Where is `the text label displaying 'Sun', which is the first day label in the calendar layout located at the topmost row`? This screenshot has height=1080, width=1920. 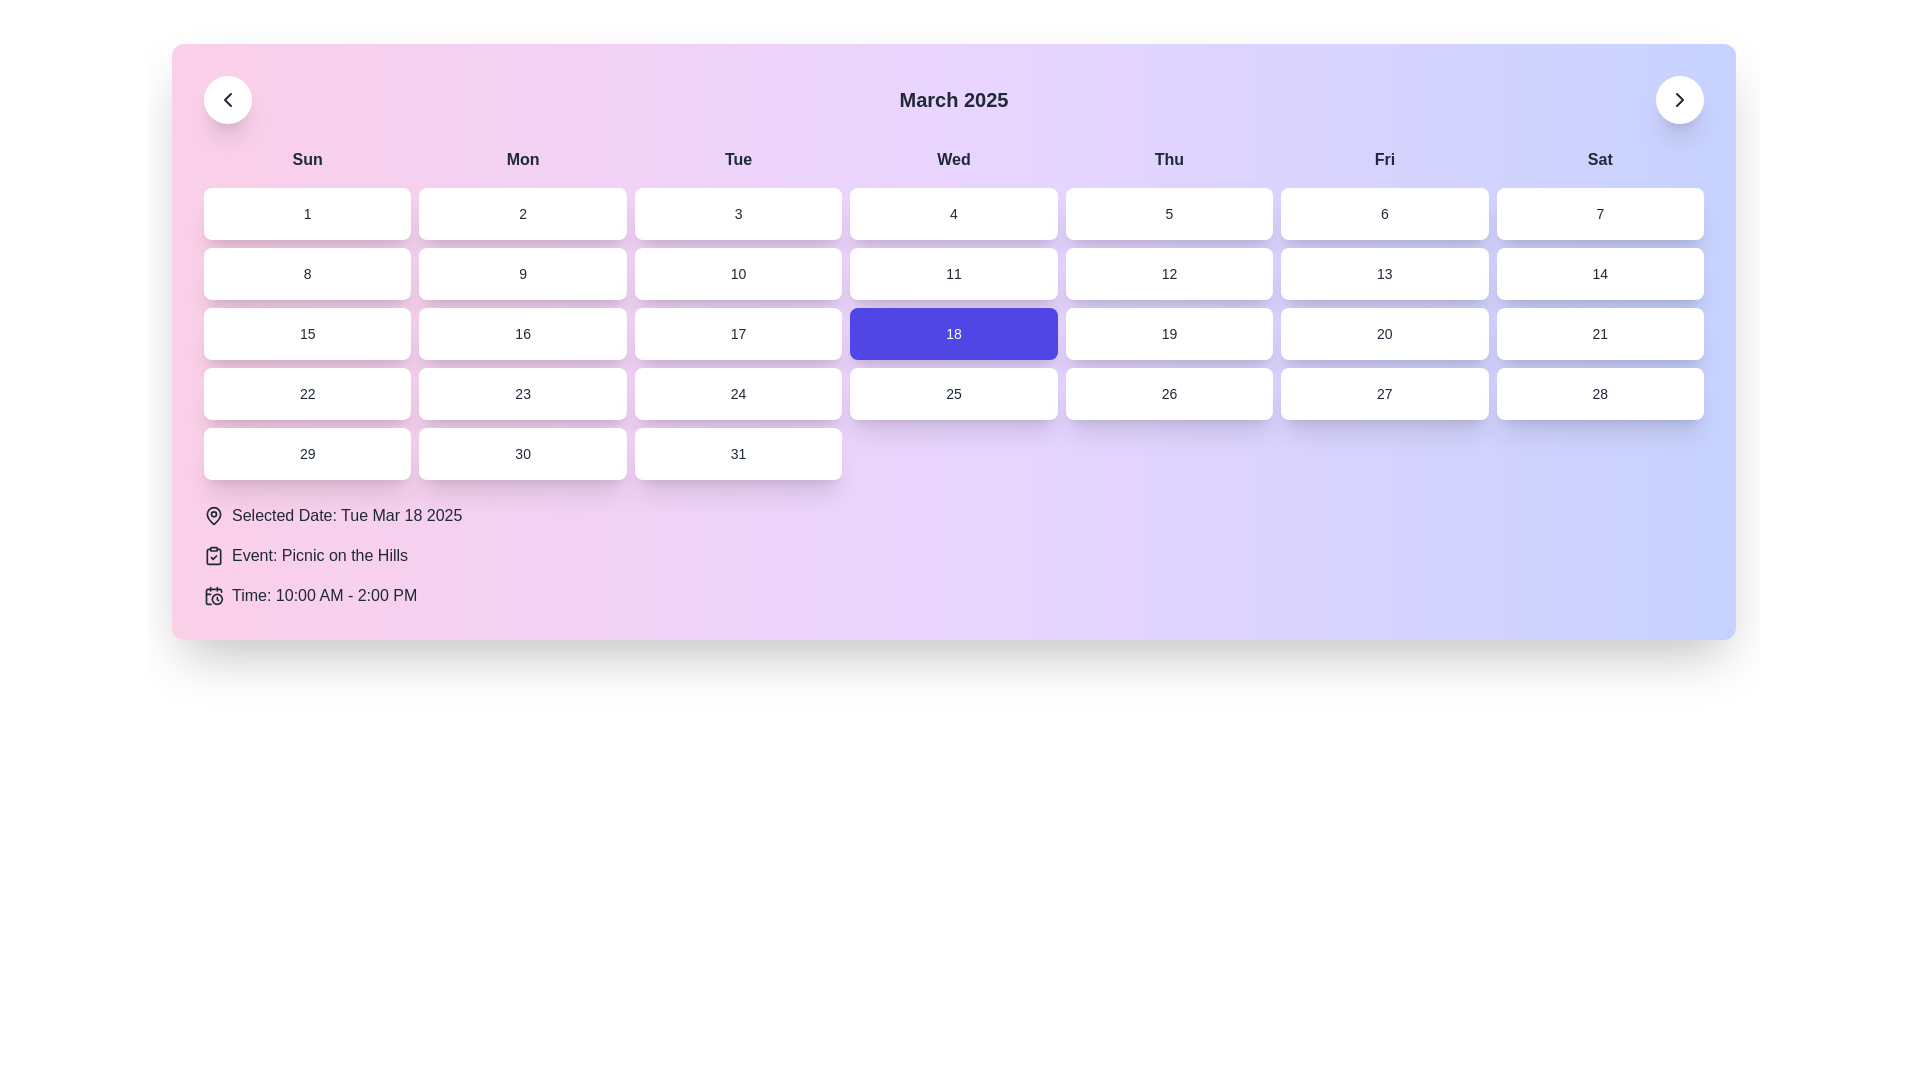 the text label displaying 'Sun', which is the first day label in the calendar layout located at the topmost row is located at coordinates (306, 158).